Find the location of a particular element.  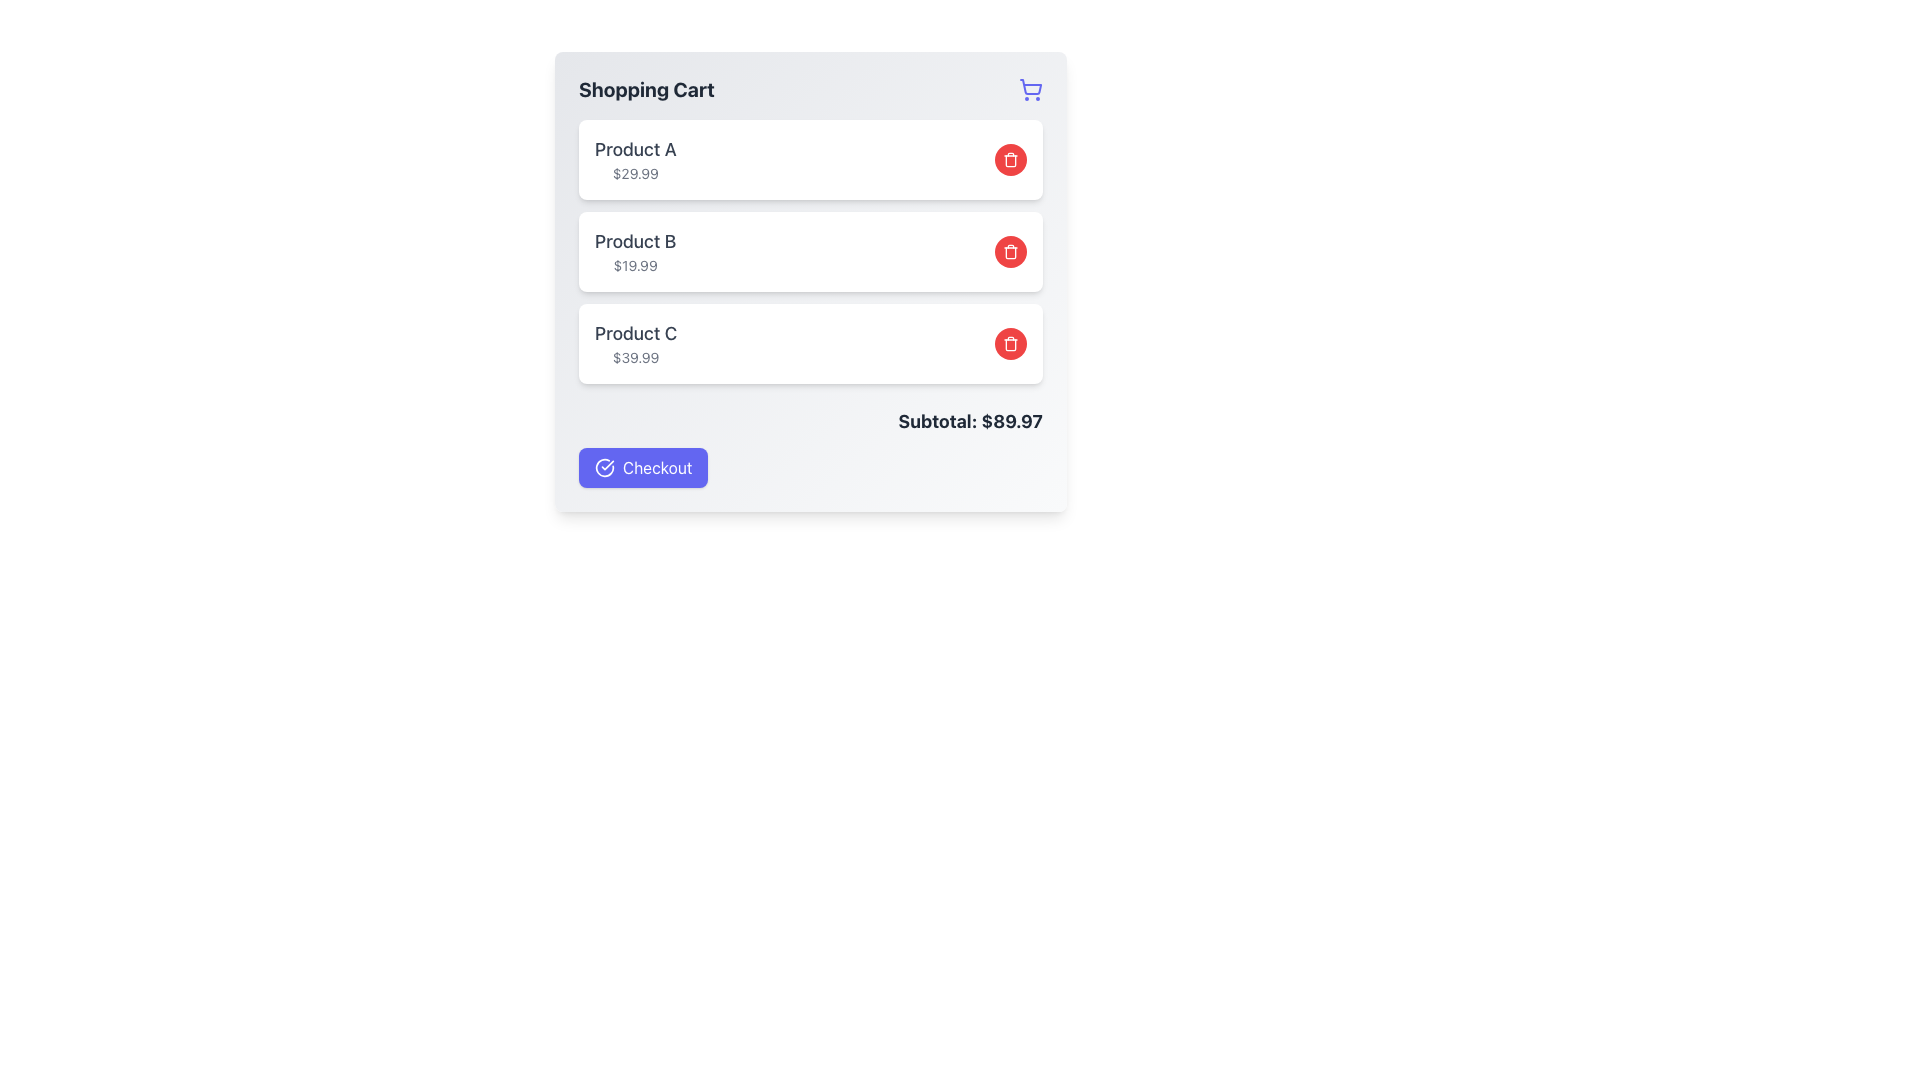

the second cart item row is located at coordinates (811, 250).